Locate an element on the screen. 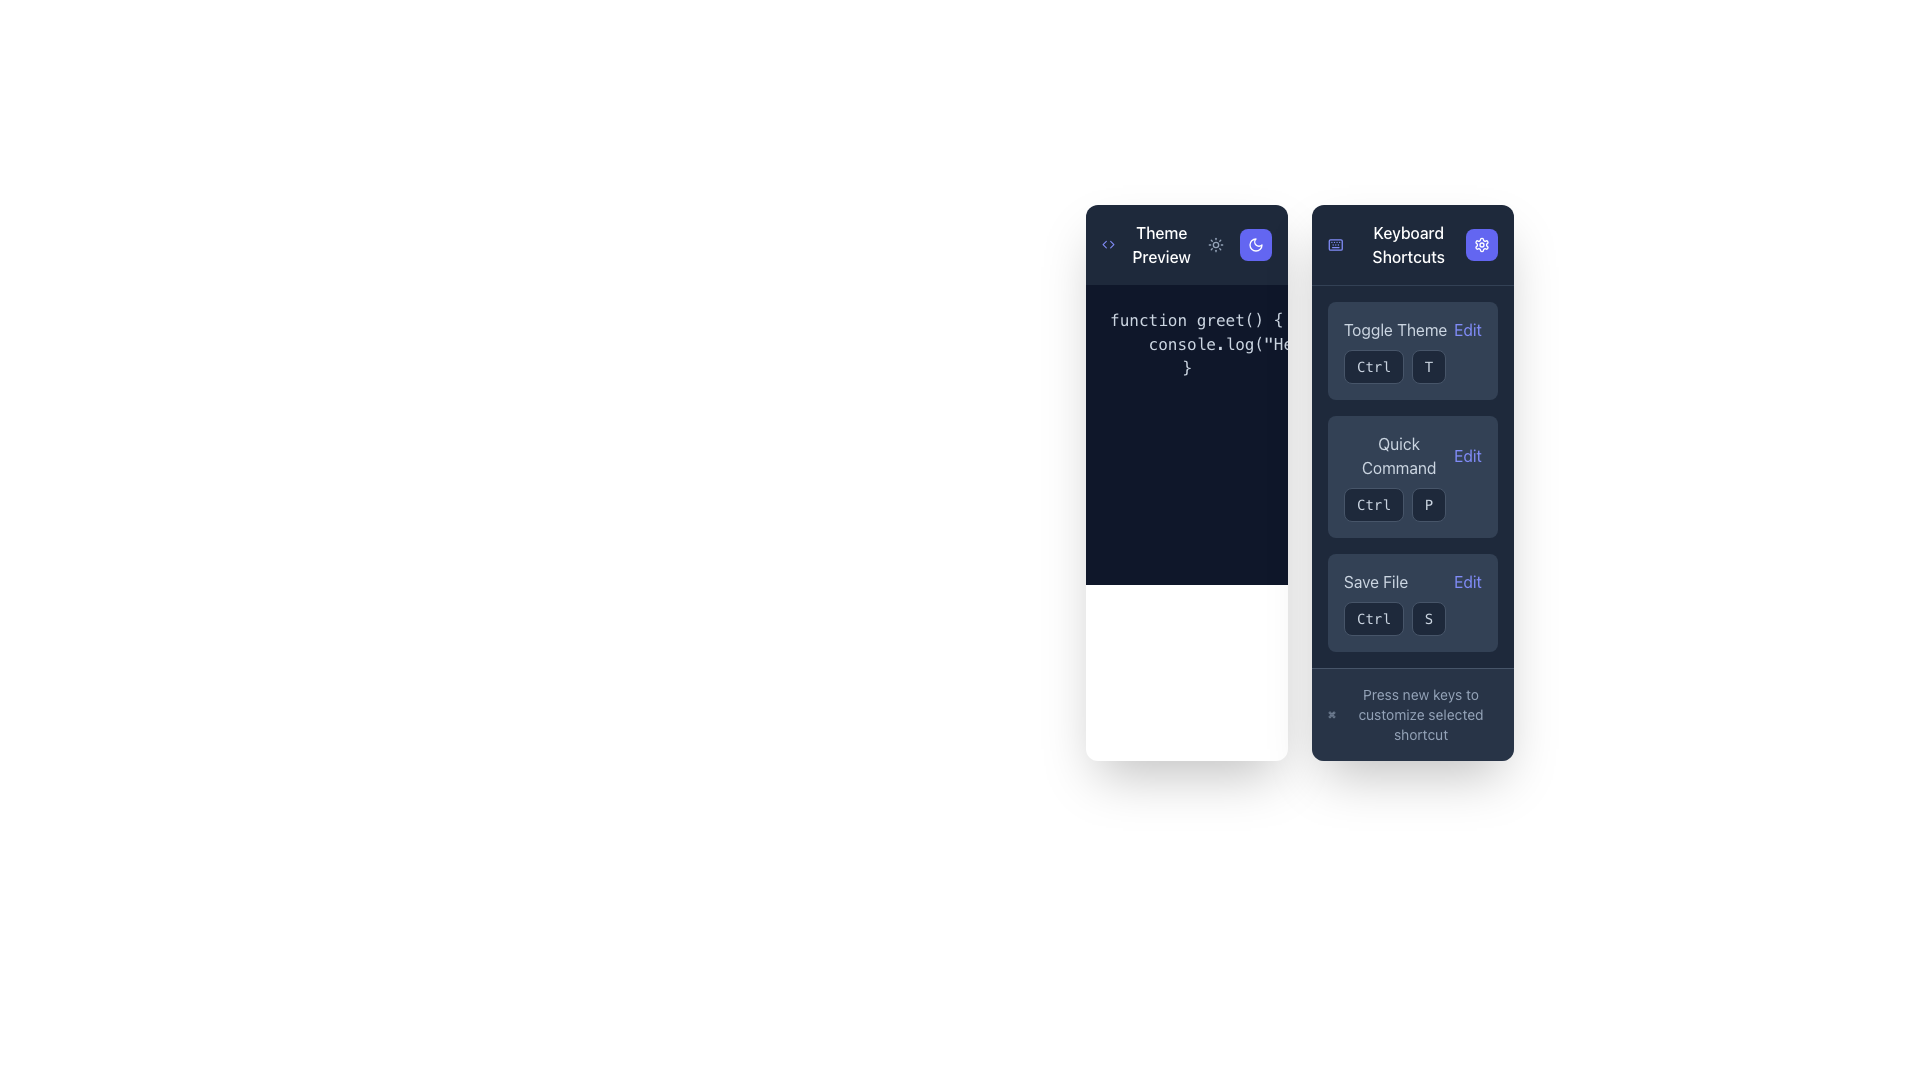 The height and width of the screenshot is (1080, 1920). the static representation of the indigo keyboard icon located next to the text 'Keyboard Shortcuts' in the top-left corner of the section is located at coordinates (1335, 244).